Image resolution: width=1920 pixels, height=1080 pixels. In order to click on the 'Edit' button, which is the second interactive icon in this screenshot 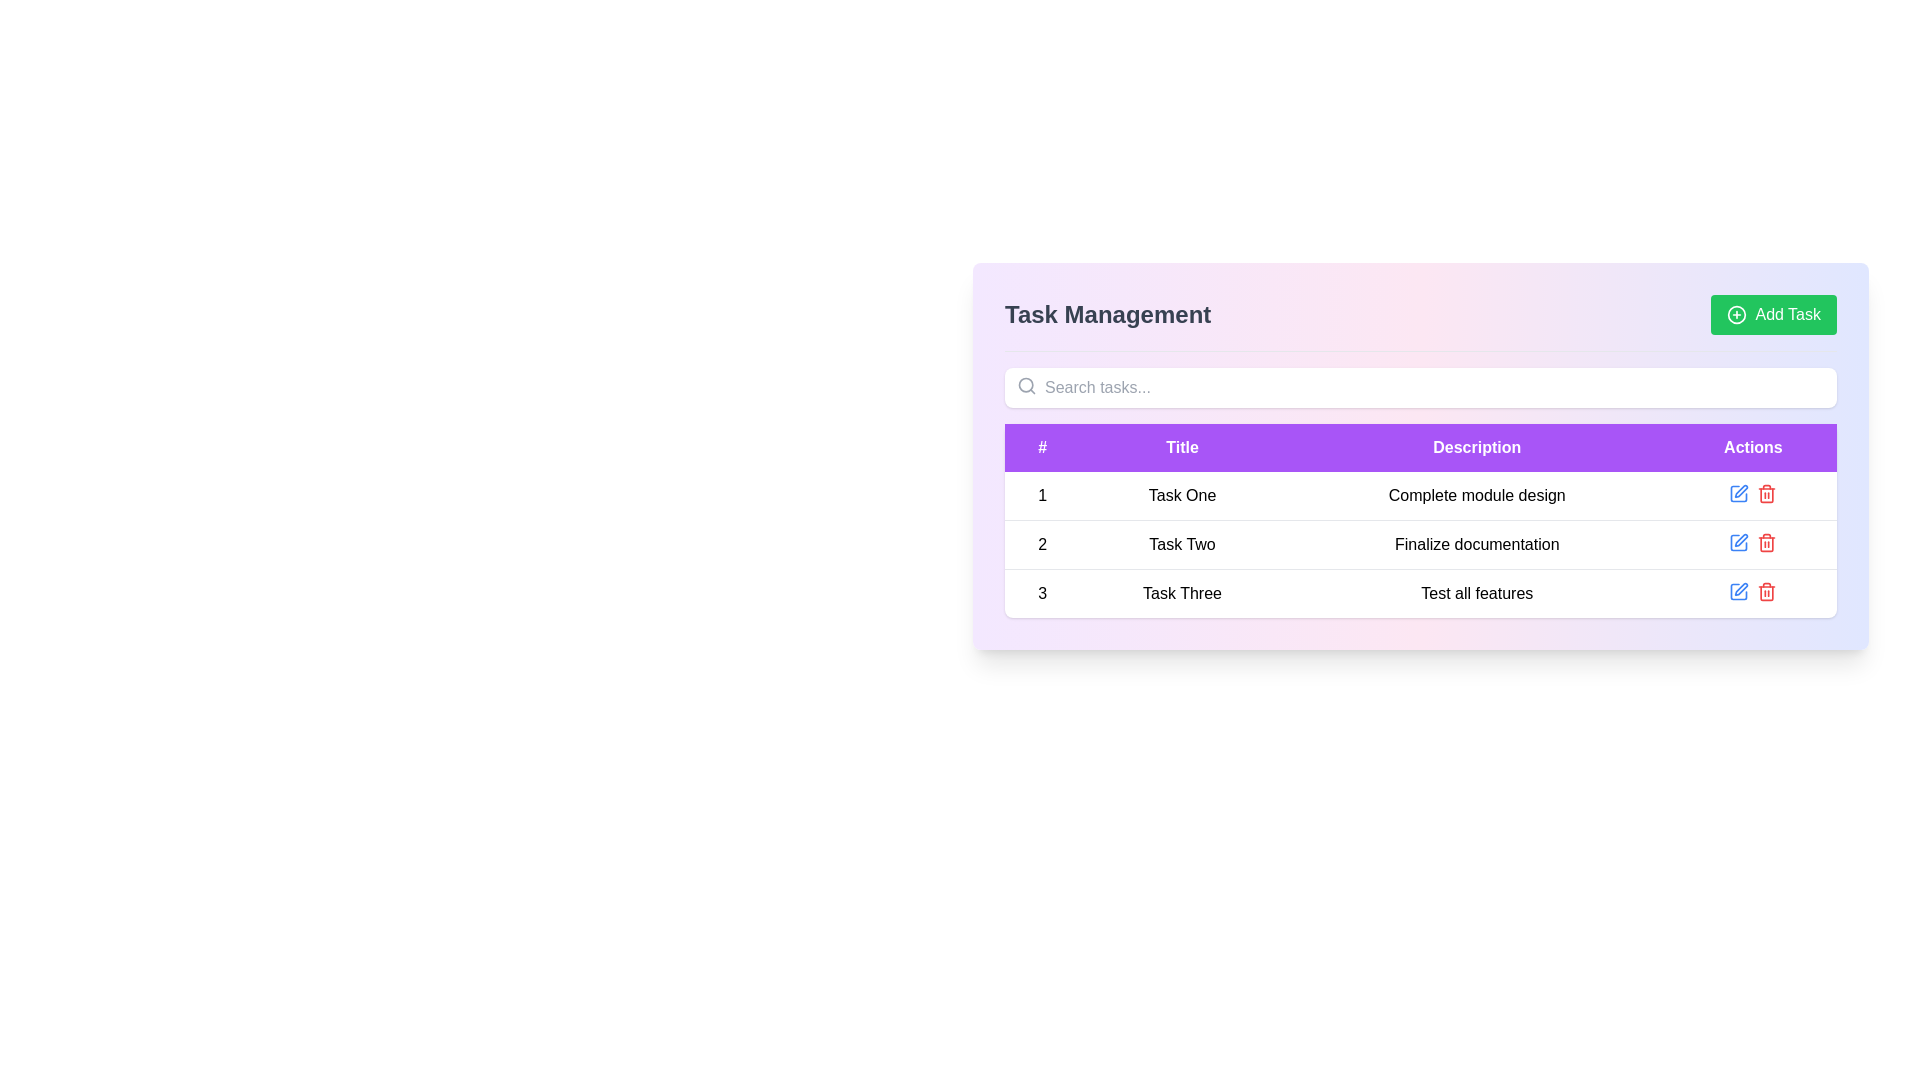, I will do `click(1738, 543)`.